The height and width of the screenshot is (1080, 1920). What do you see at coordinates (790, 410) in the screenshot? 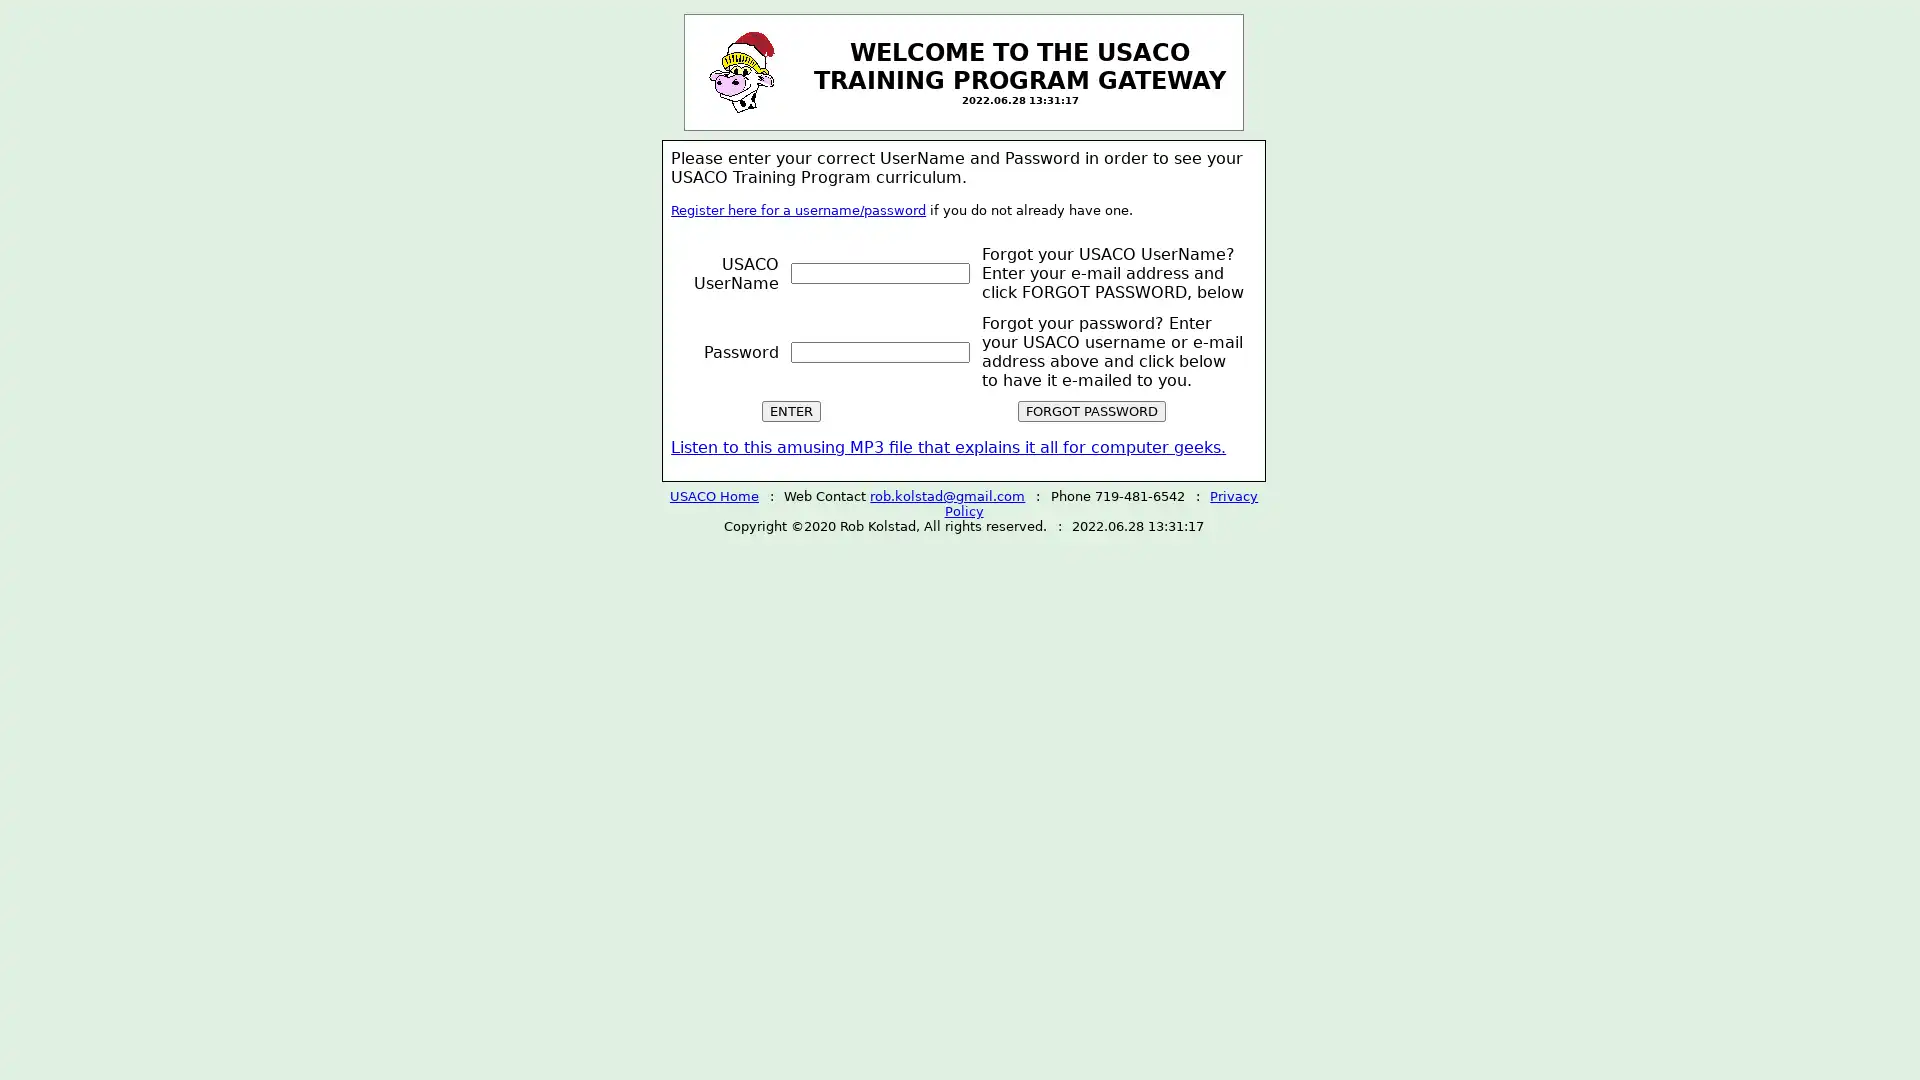
I see `ENTER` at bounding box center [790, 410].